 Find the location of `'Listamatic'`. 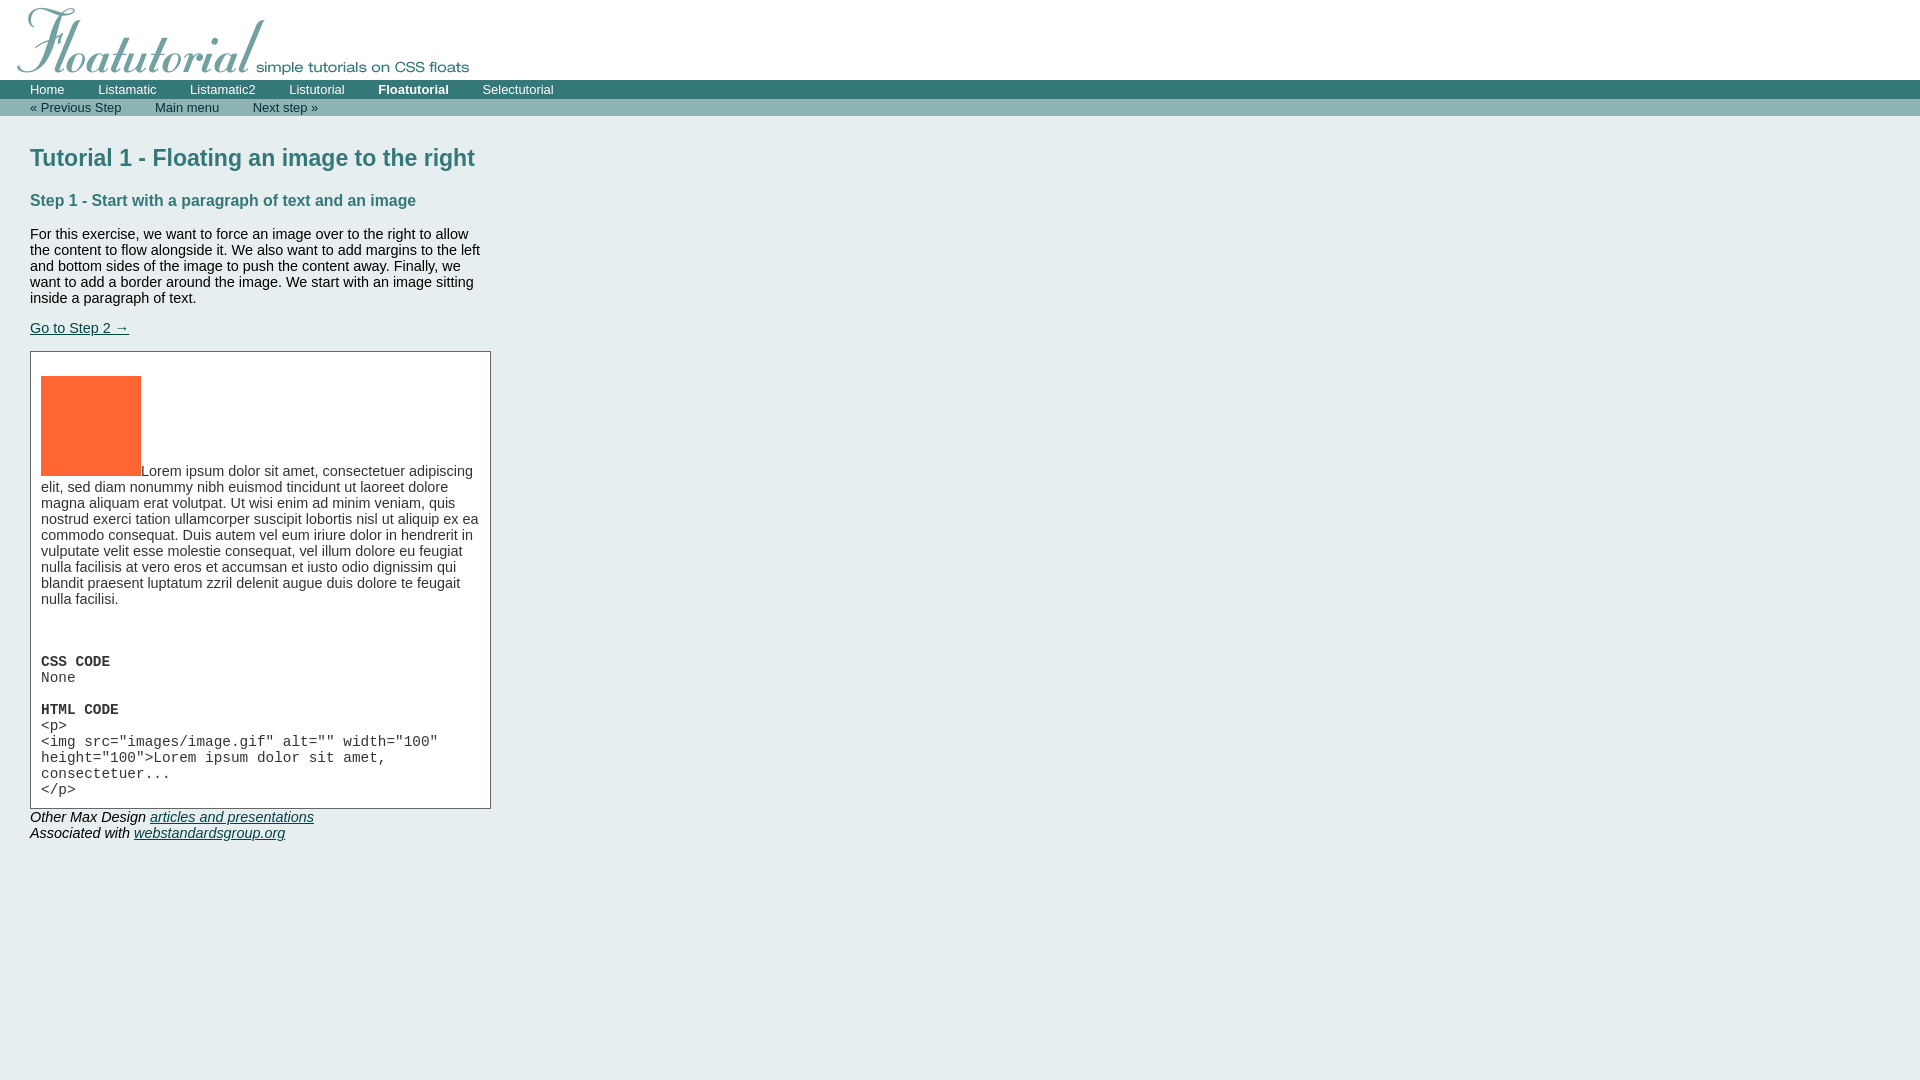

'Listamatic' is located at coordinates (125, 88).